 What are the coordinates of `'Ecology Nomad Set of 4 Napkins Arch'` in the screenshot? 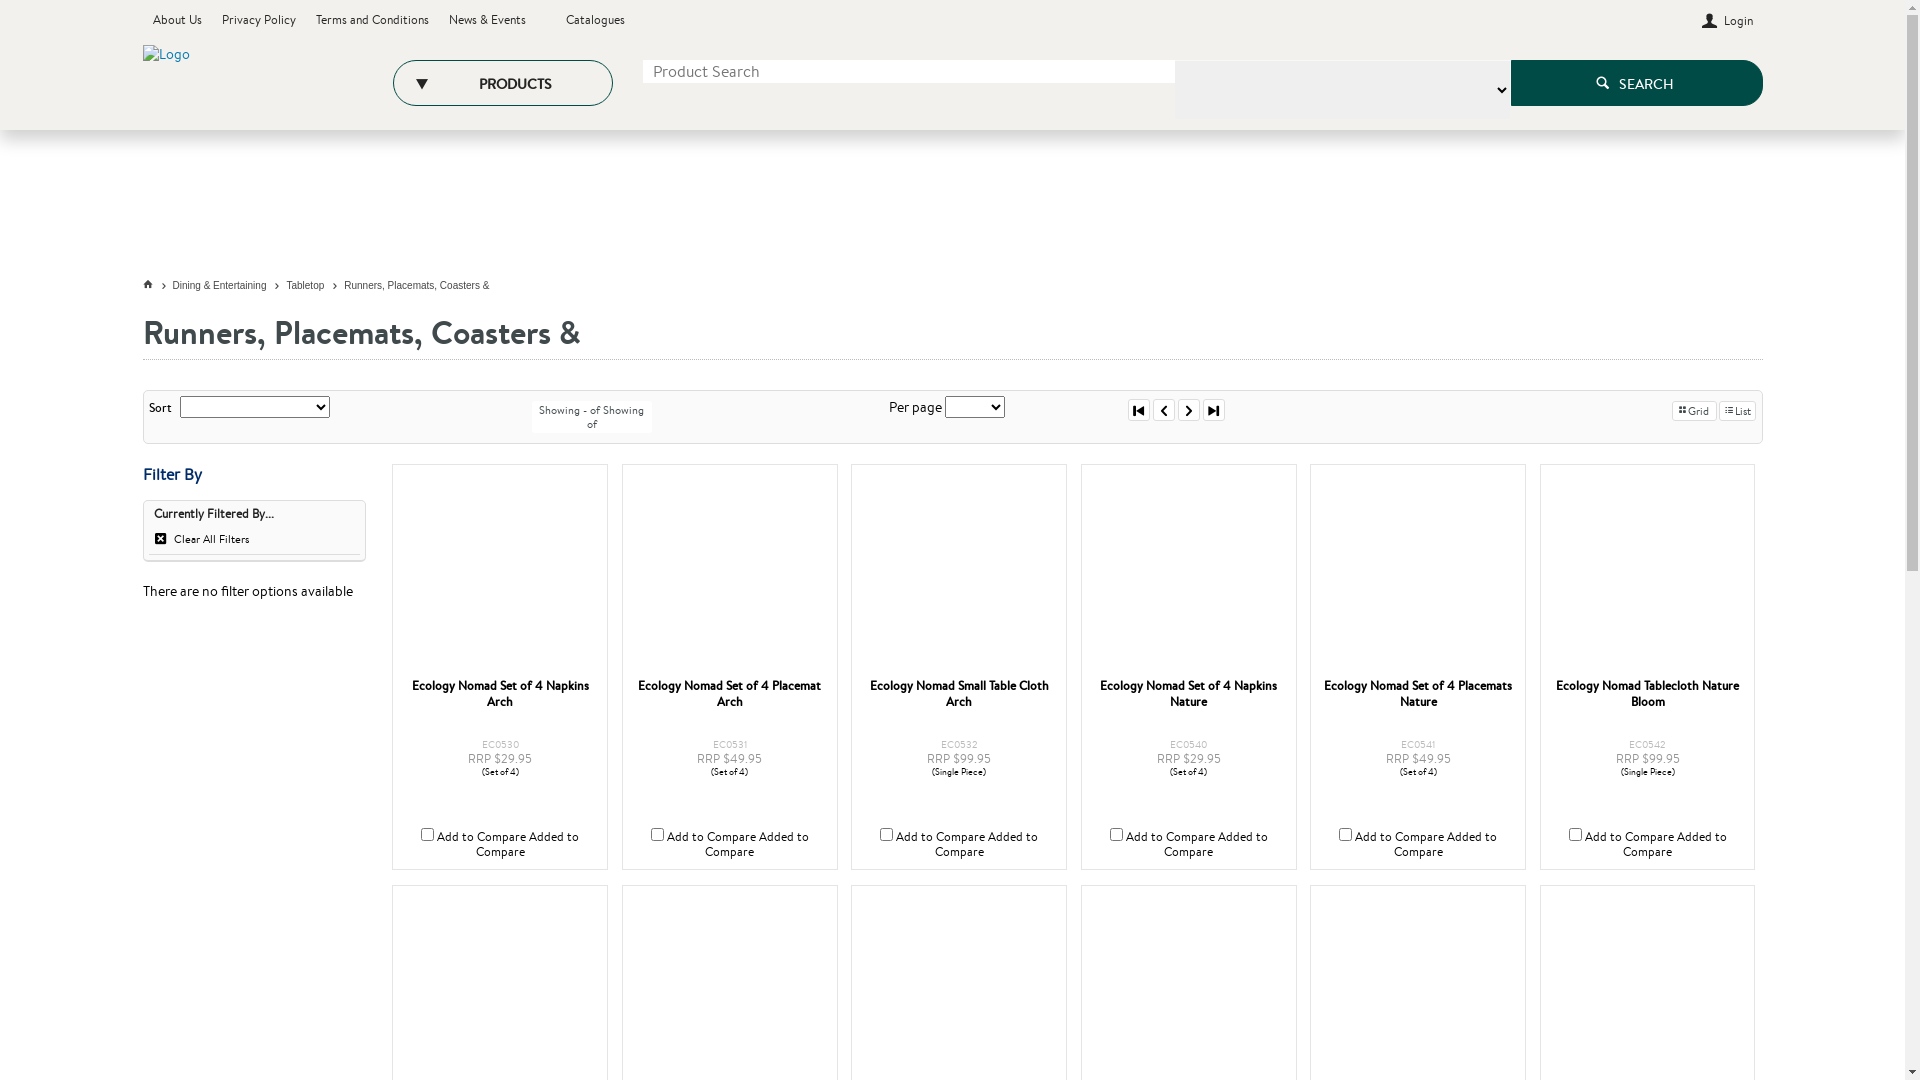 It's located at (500, 693).